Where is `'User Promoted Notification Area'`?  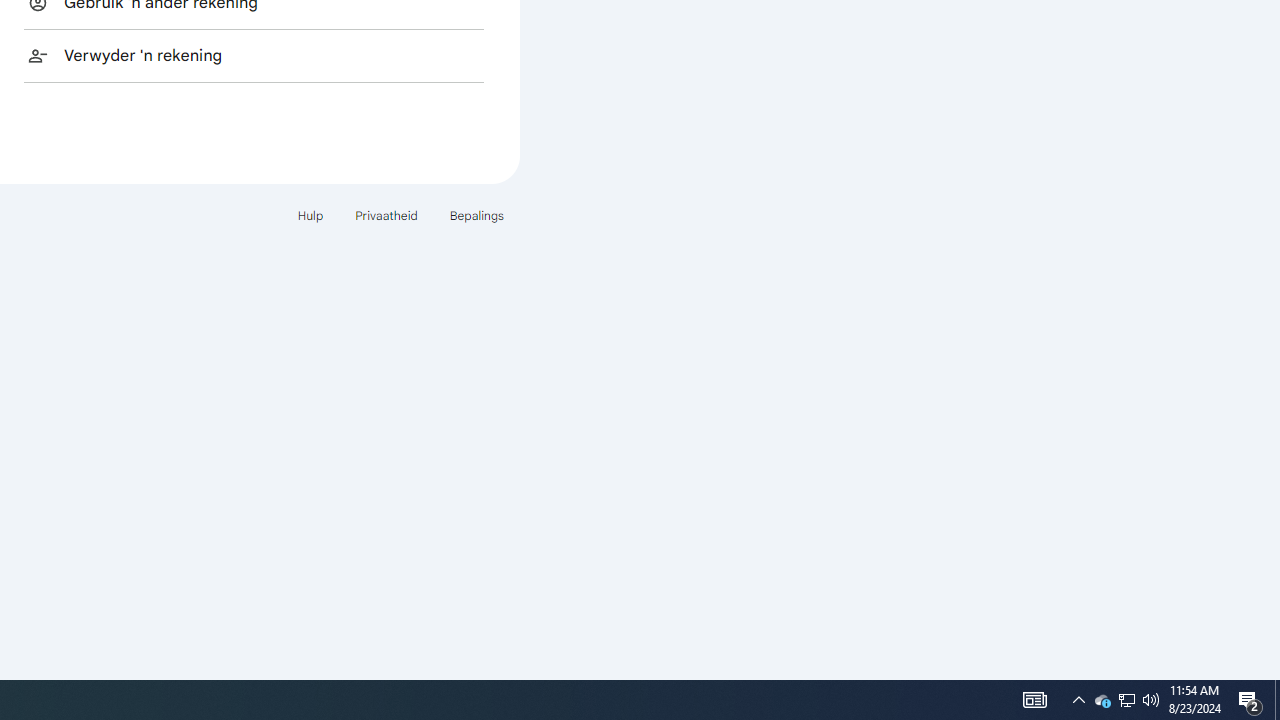
'User Promoted Notification Area' is located at coordinates (1127, 698).